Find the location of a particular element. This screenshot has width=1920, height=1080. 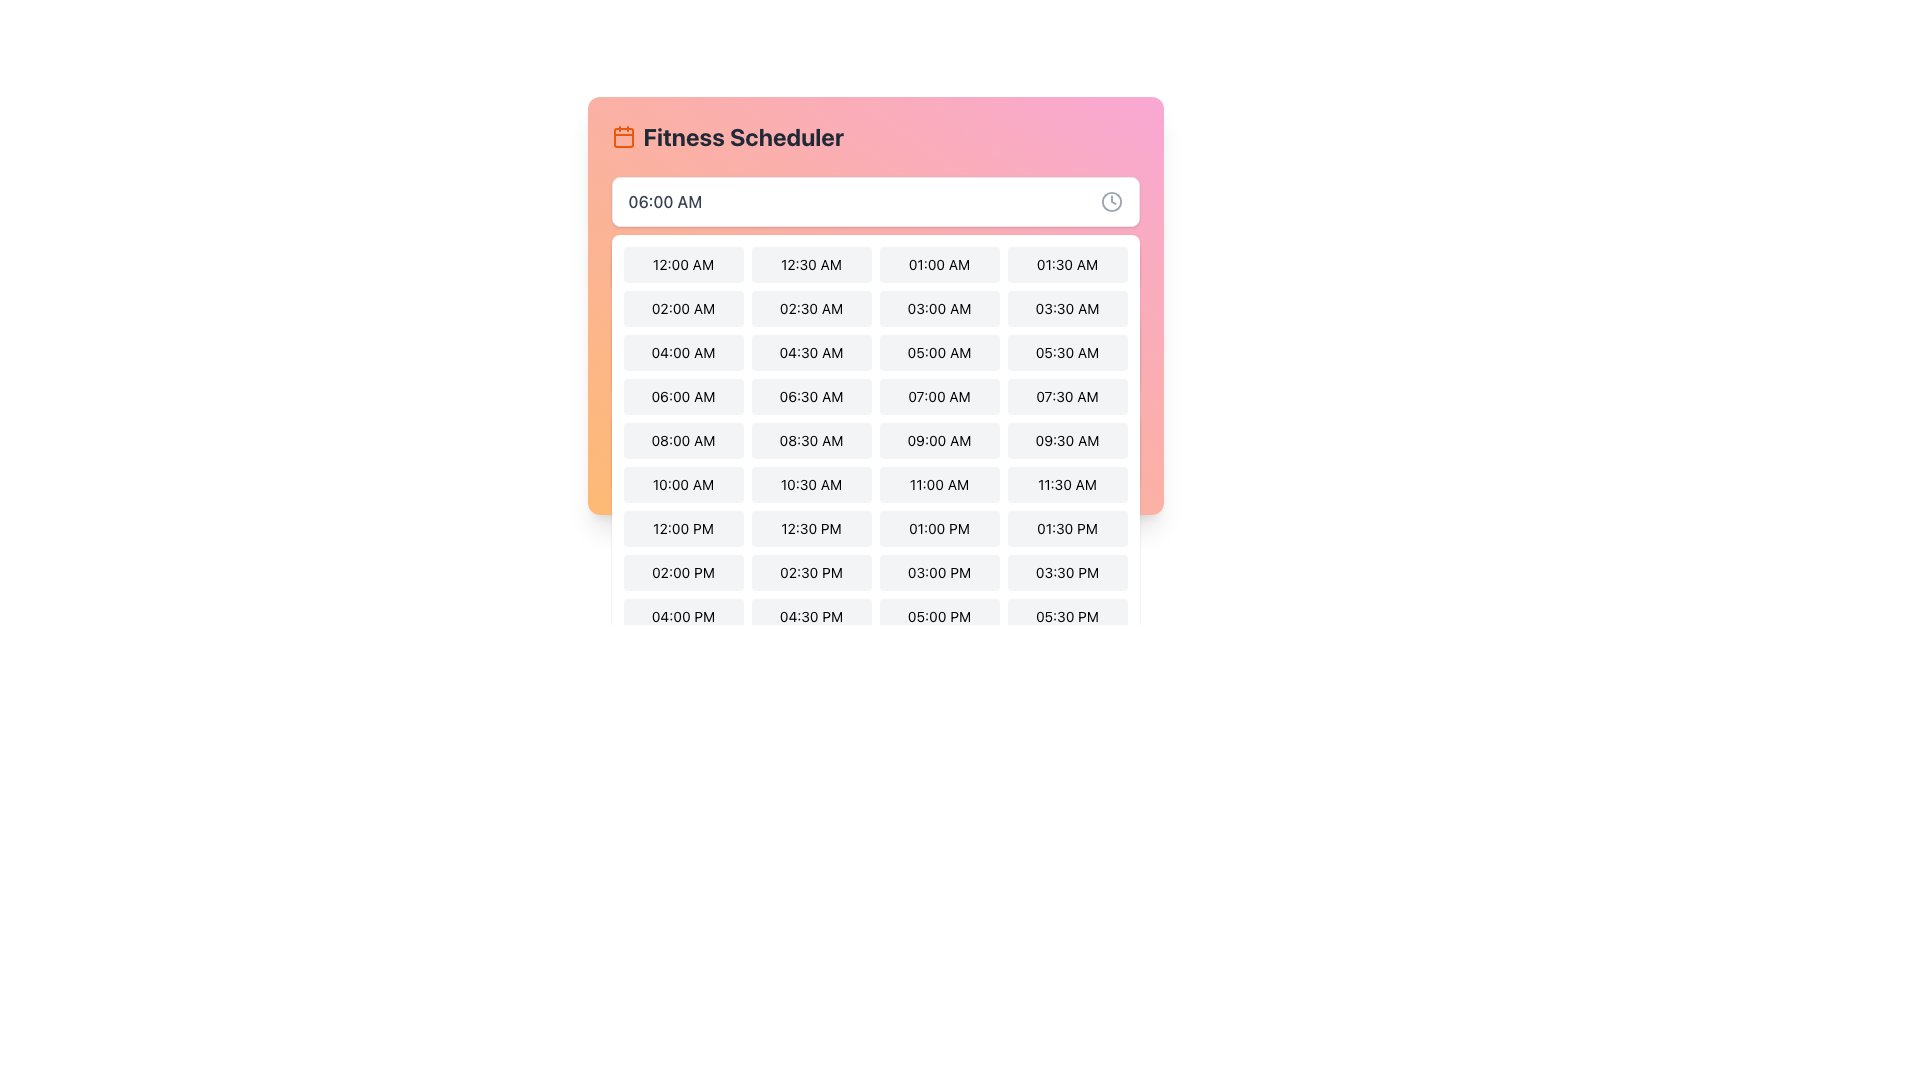

the rounded rectangular button labeled '11:30 AM' located under the 'Fitness Scheduler' section is located at coordinates (1066, 485).